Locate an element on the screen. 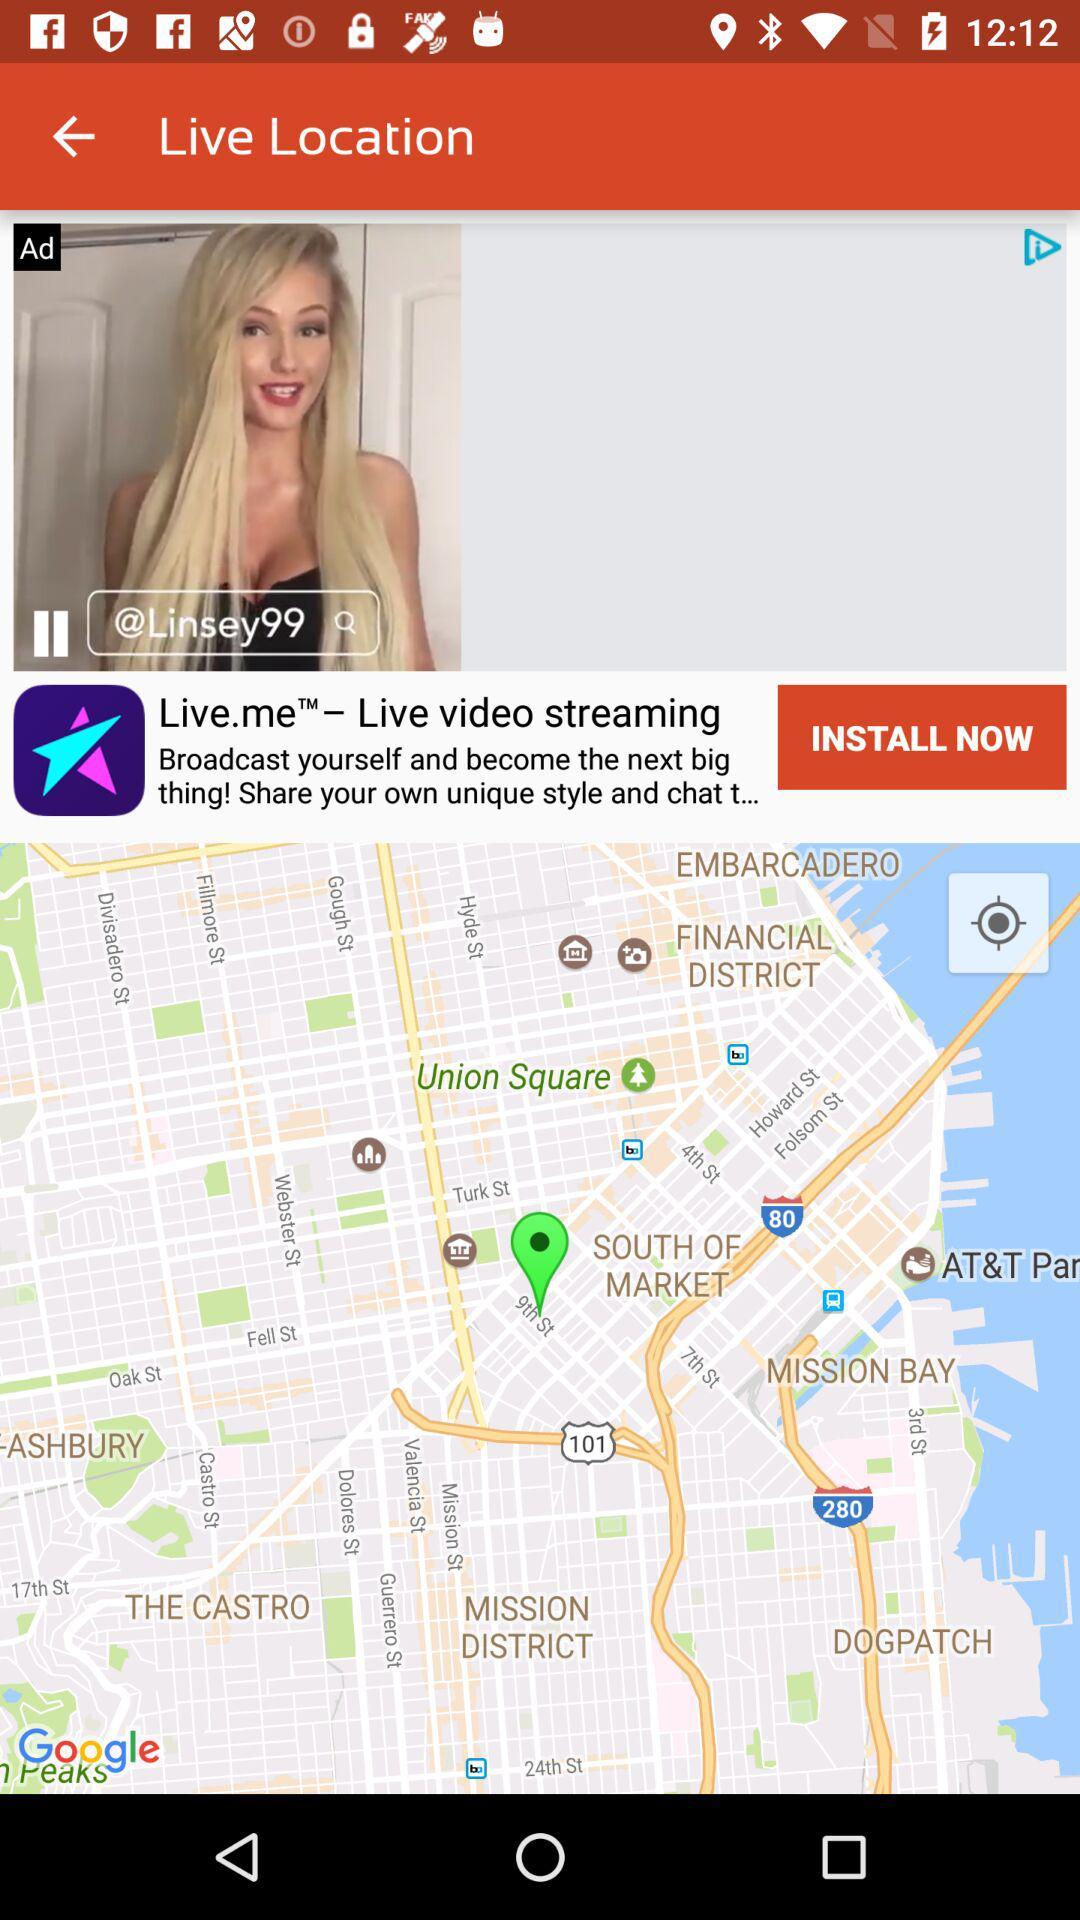  the install now item is located at coordinates (922, 736).